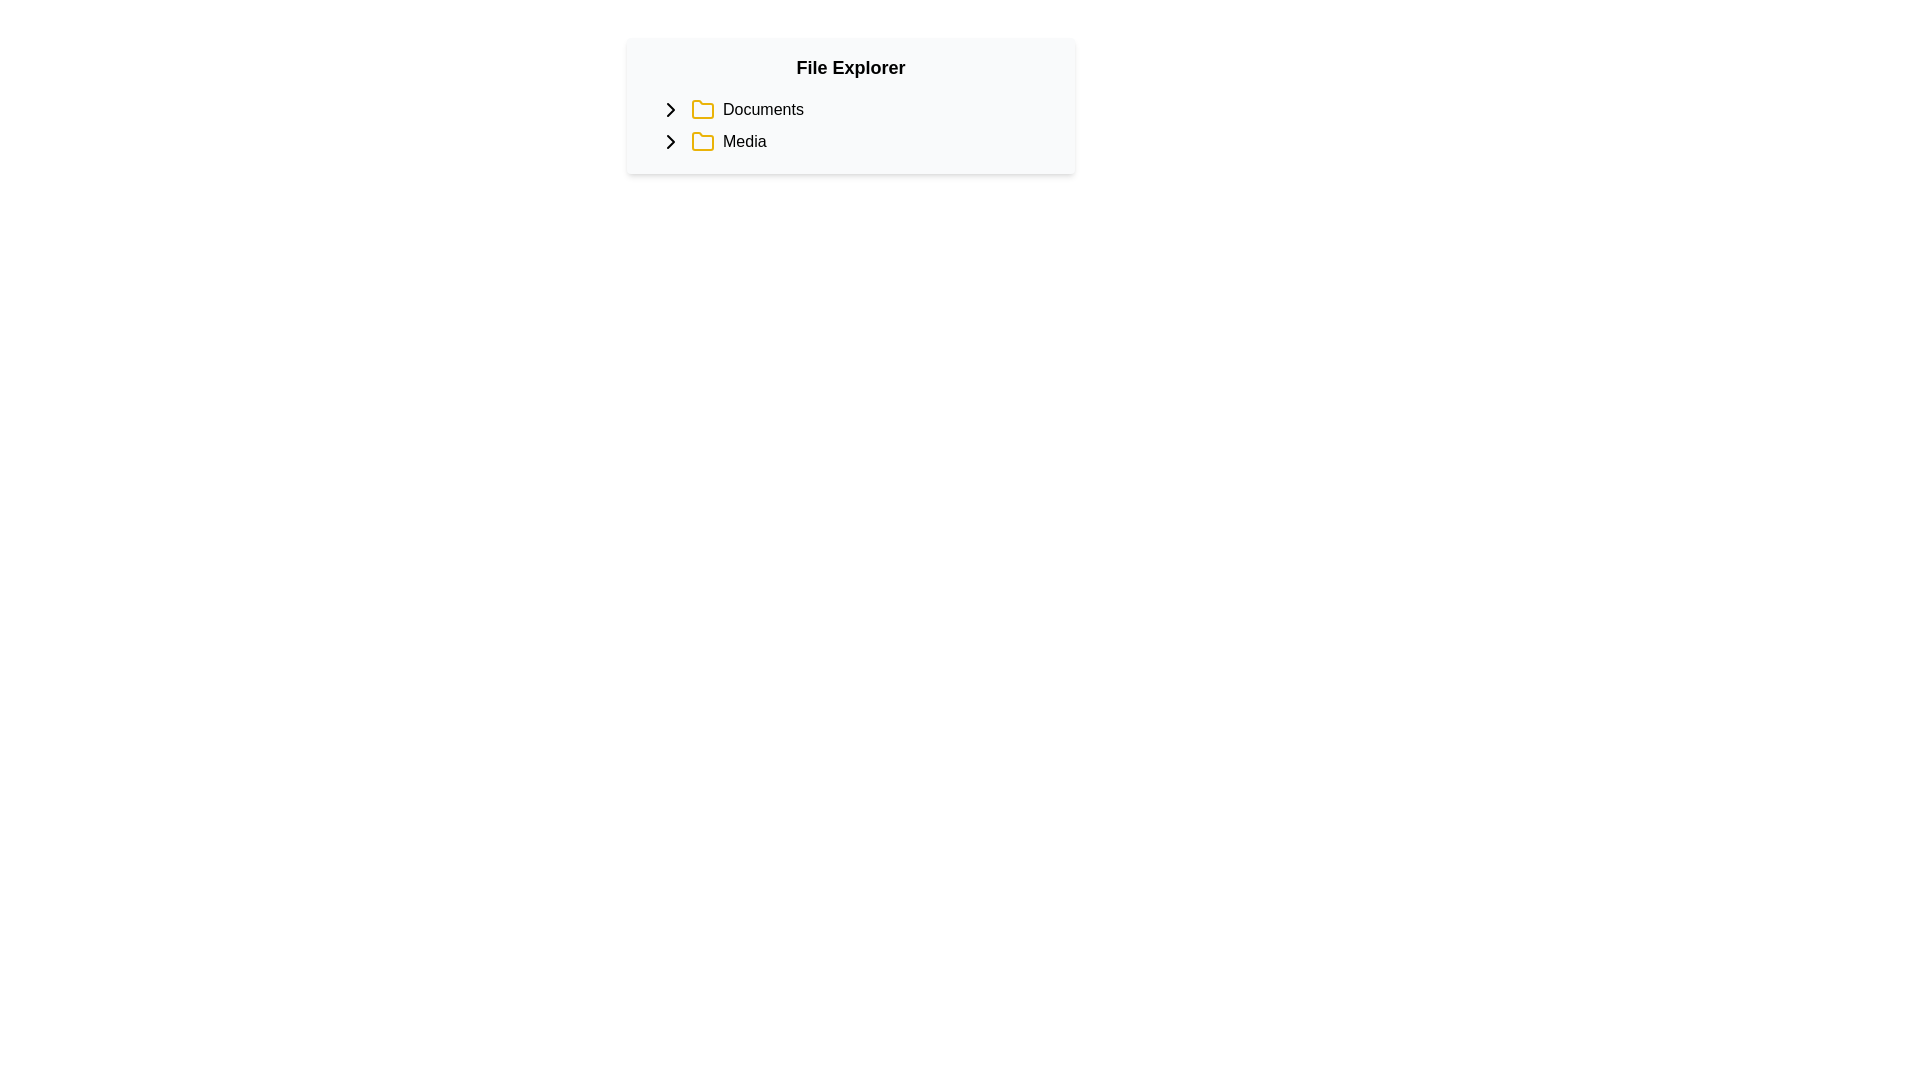  What do you see at coordinates (702, 141) in the screenshot?
I see `the yellow folder icon located to the left of the text labeled 'Media'` at bounding box center [702, 141].